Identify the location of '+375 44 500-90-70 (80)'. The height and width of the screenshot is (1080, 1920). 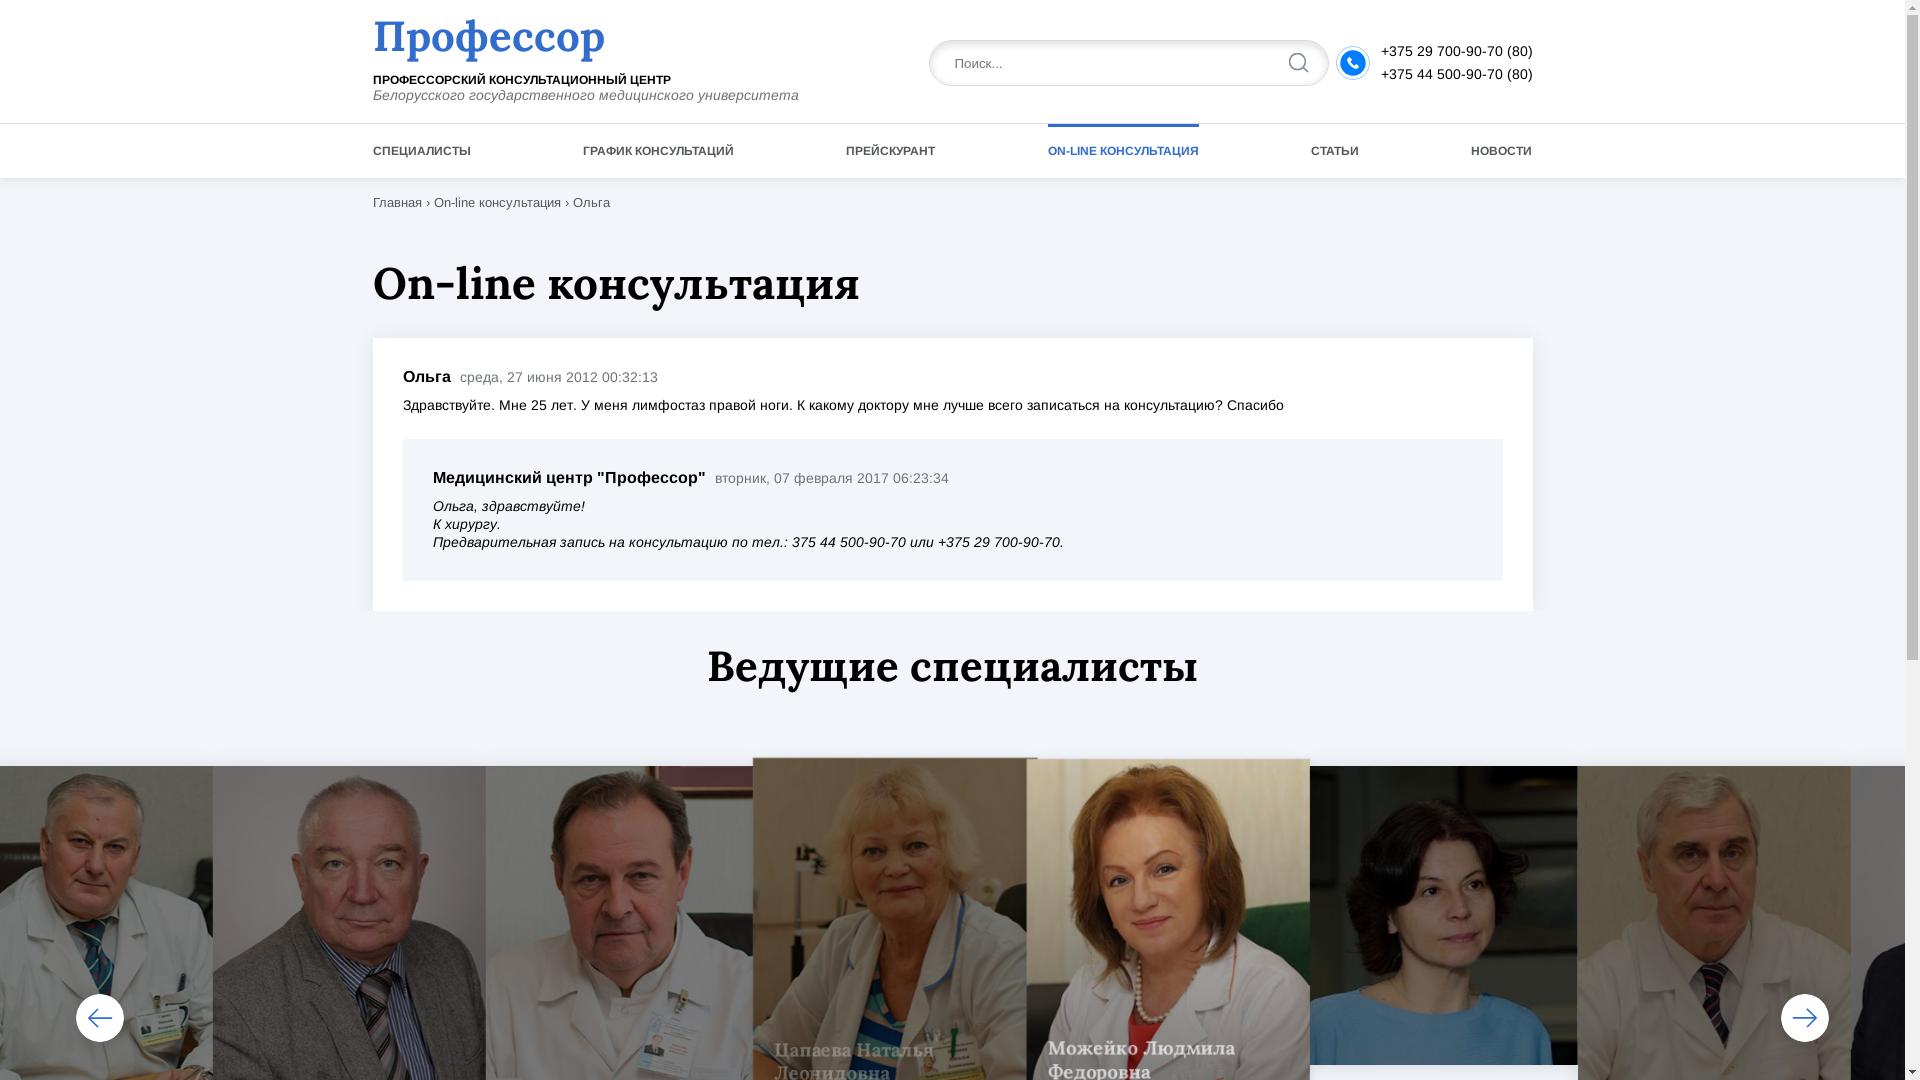
(1455, 72).